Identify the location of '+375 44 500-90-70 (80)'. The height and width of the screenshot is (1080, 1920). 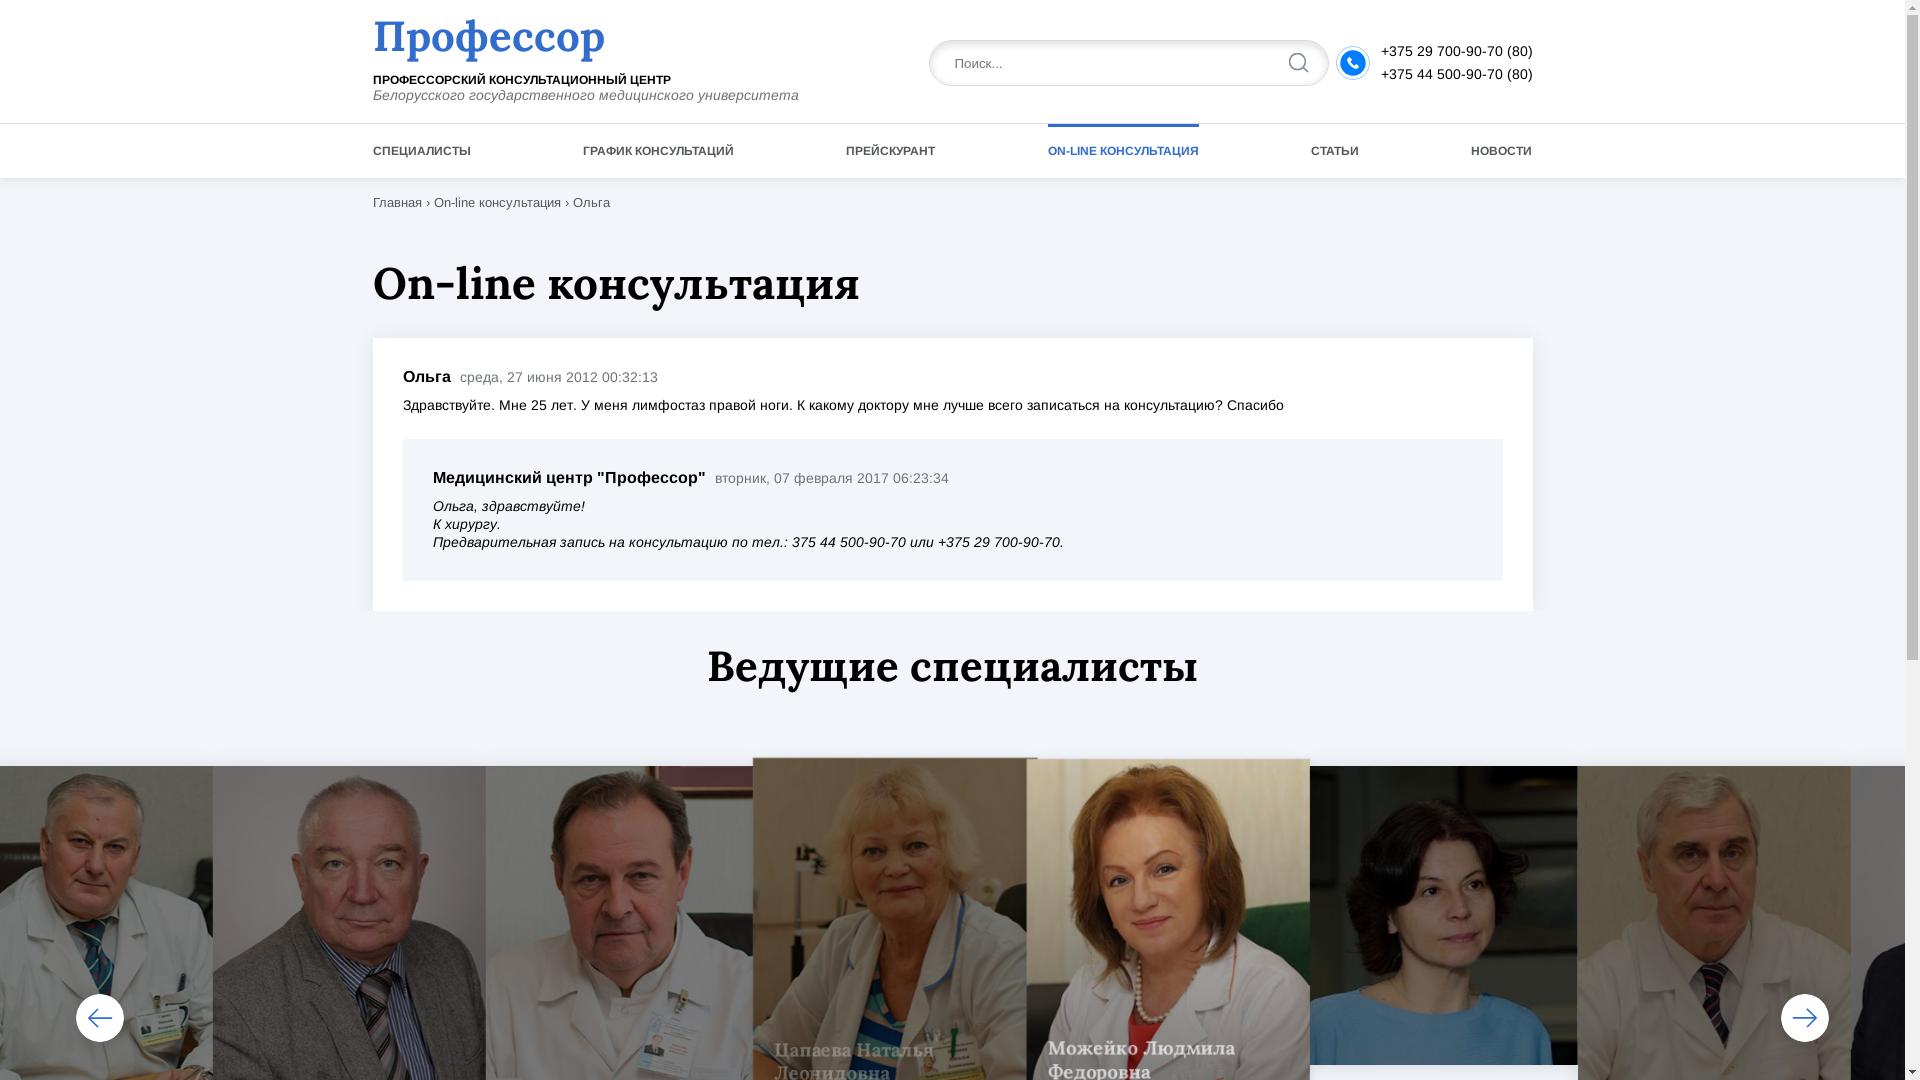
(1455, 72).